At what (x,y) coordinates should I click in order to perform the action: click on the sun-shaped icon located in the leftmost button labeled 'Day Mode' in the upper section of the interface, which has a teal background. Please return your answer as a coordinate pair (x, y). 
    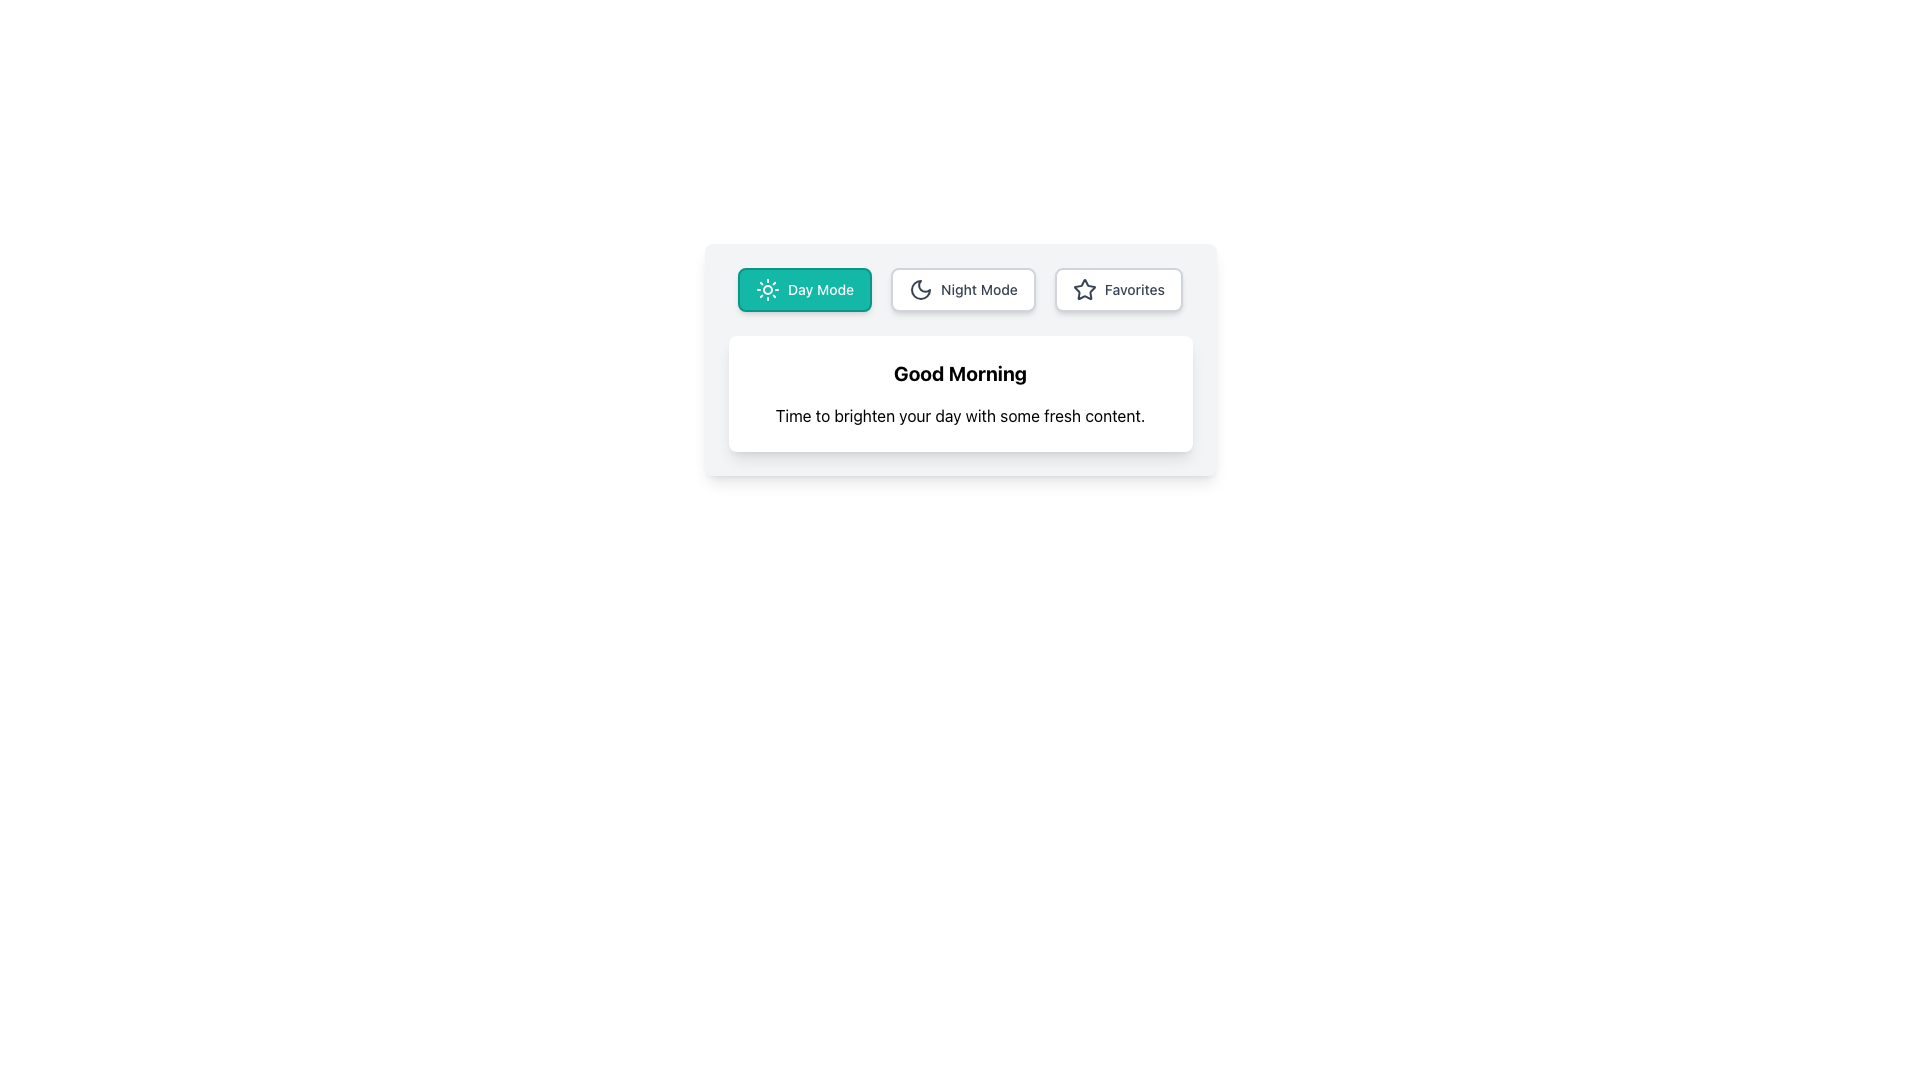
    Looking at the image, I should click on (767, 289).